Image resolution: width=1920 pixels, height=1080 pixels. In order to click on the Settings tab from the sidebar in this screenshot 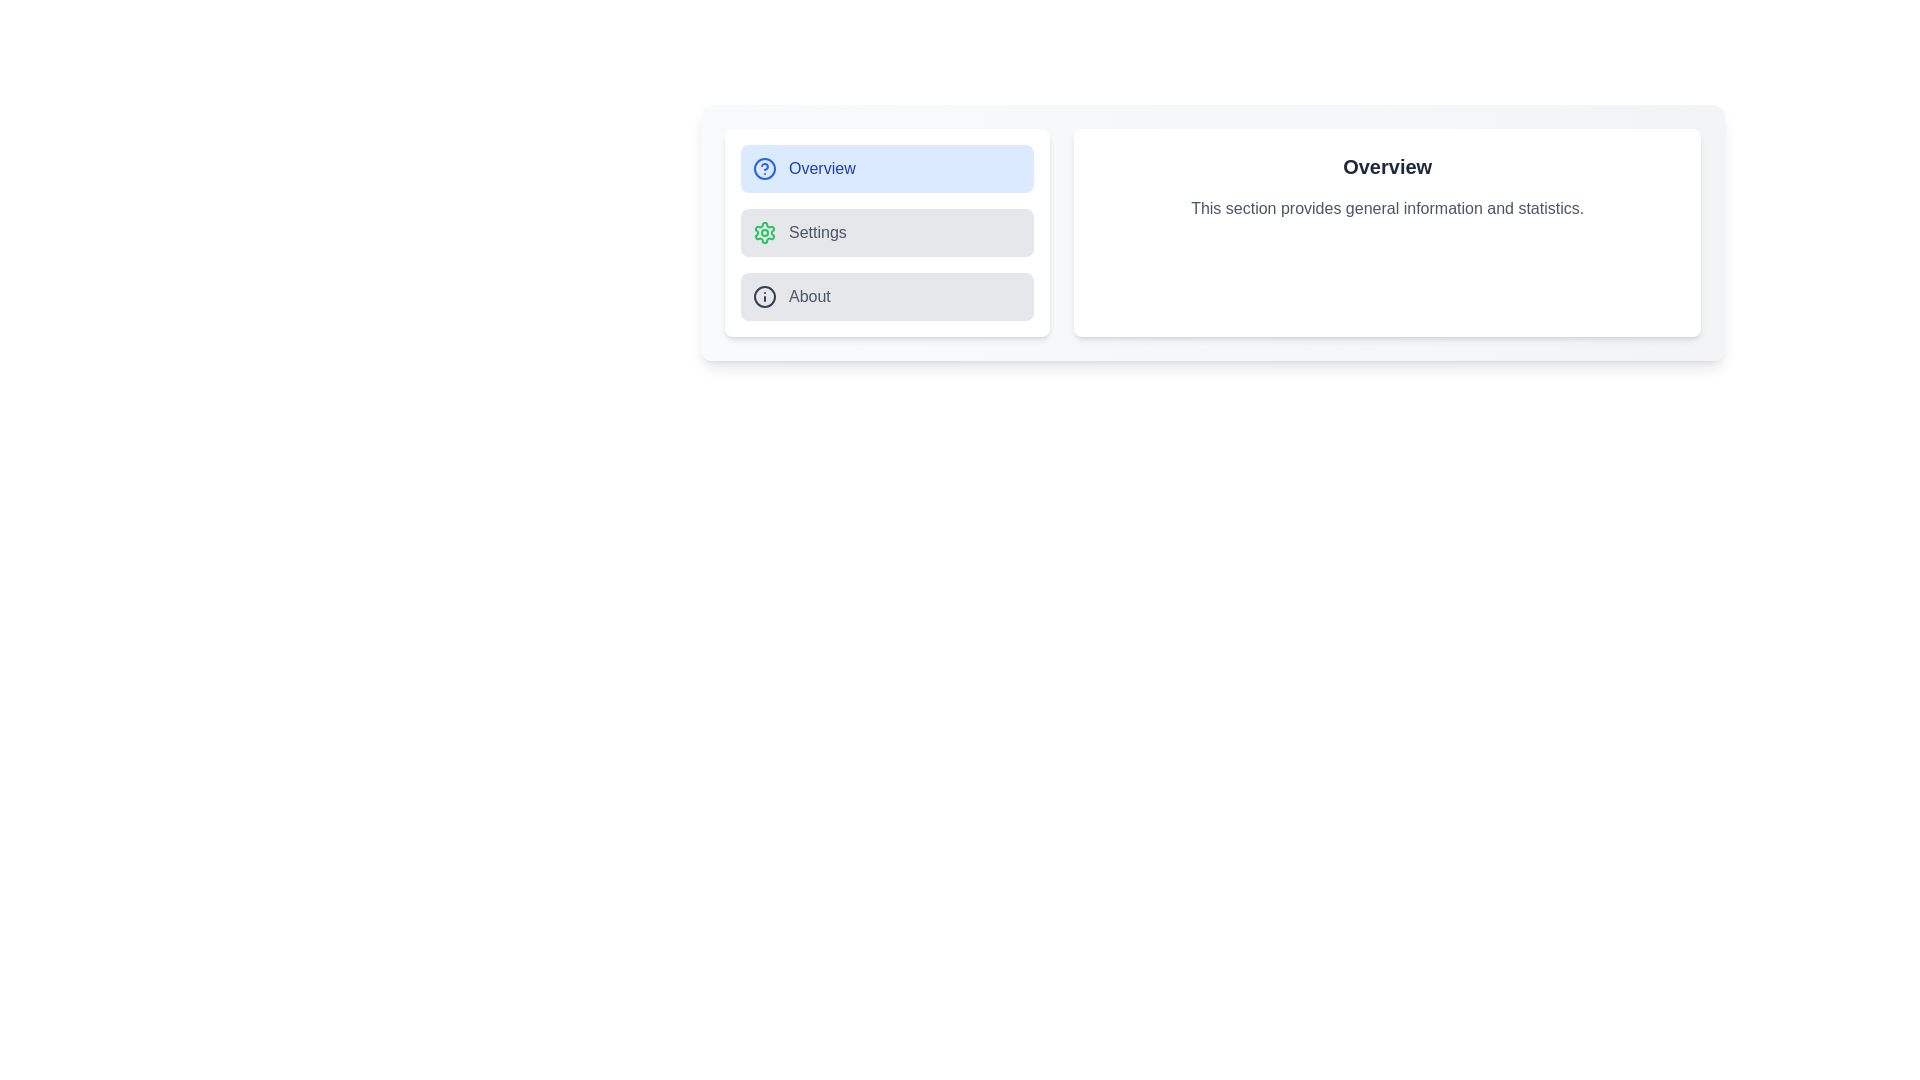, I will do `click(886, 231)`.